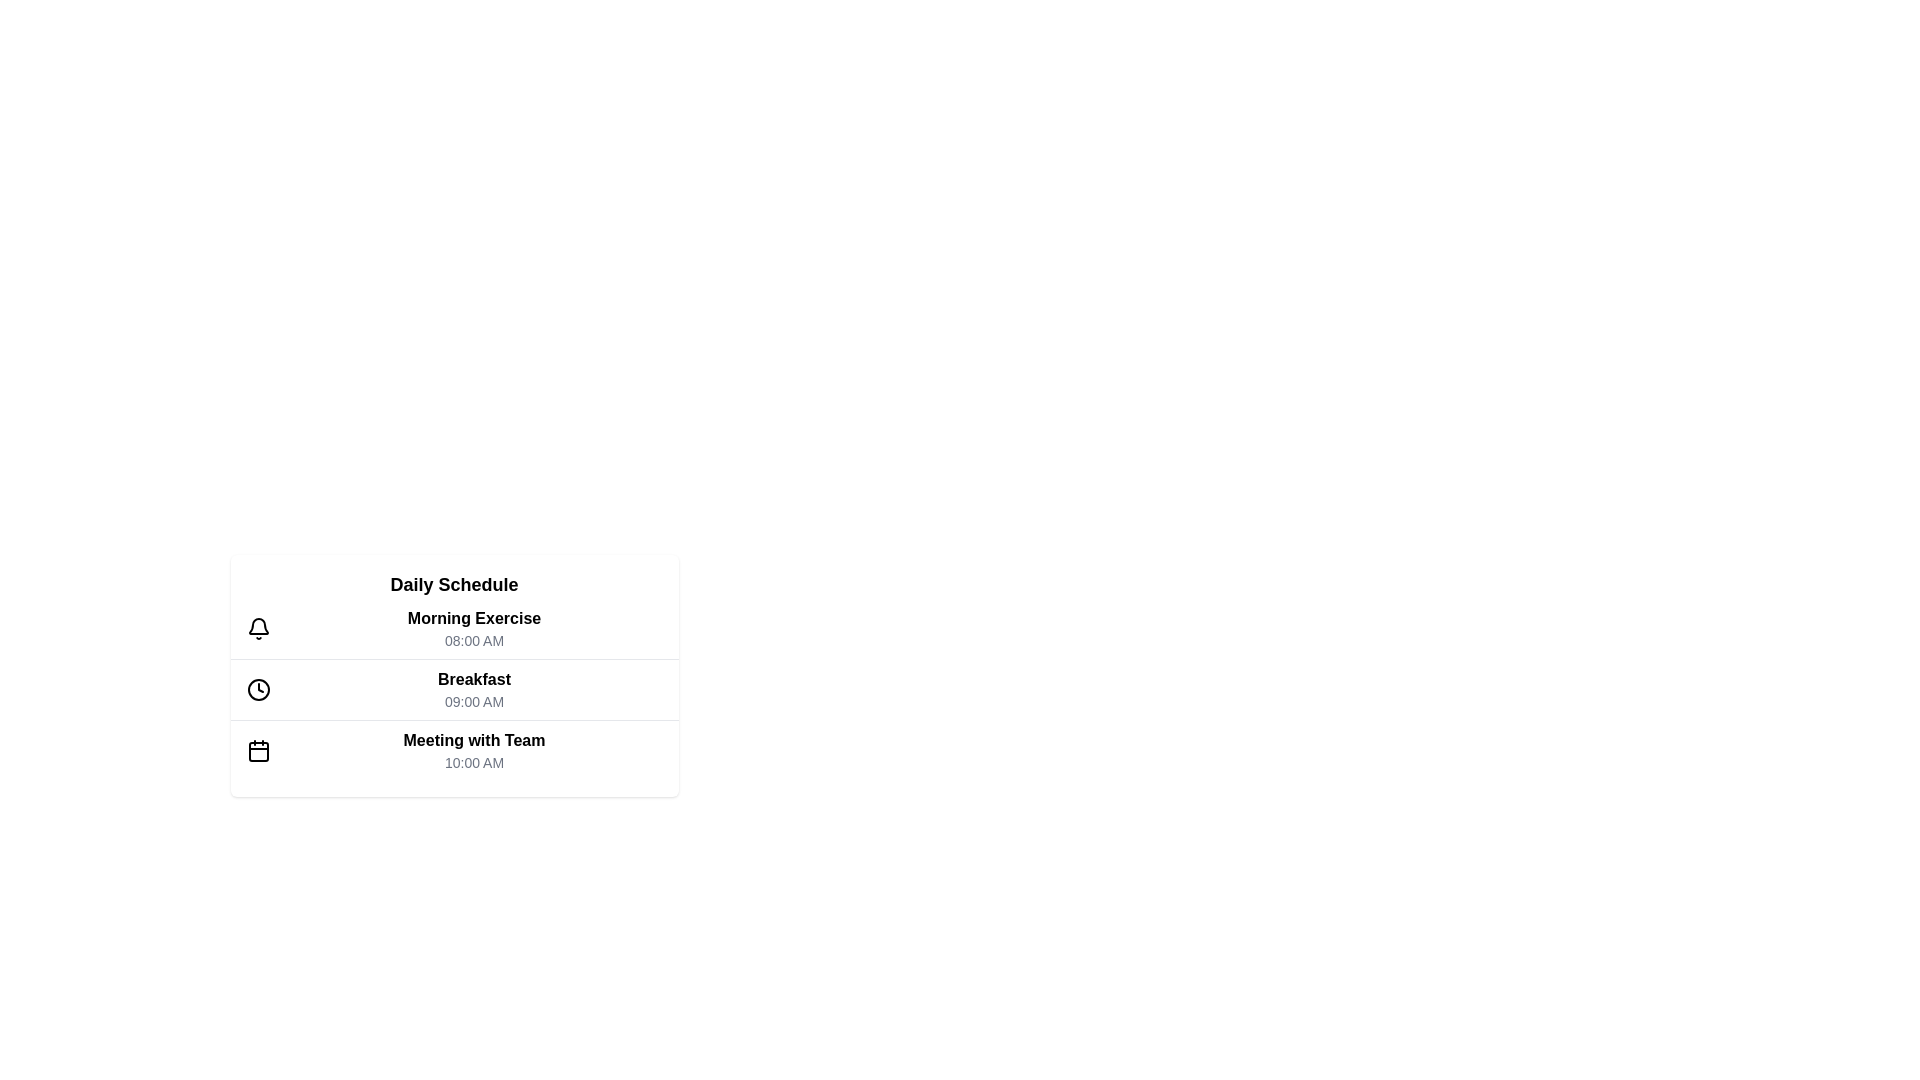  What do you see at coordinates (473, 751) in the screenshot?
I see `the list item displaying 'Meeting with Team' and its time '10:00 AM'` at bounding box center [473, 751].